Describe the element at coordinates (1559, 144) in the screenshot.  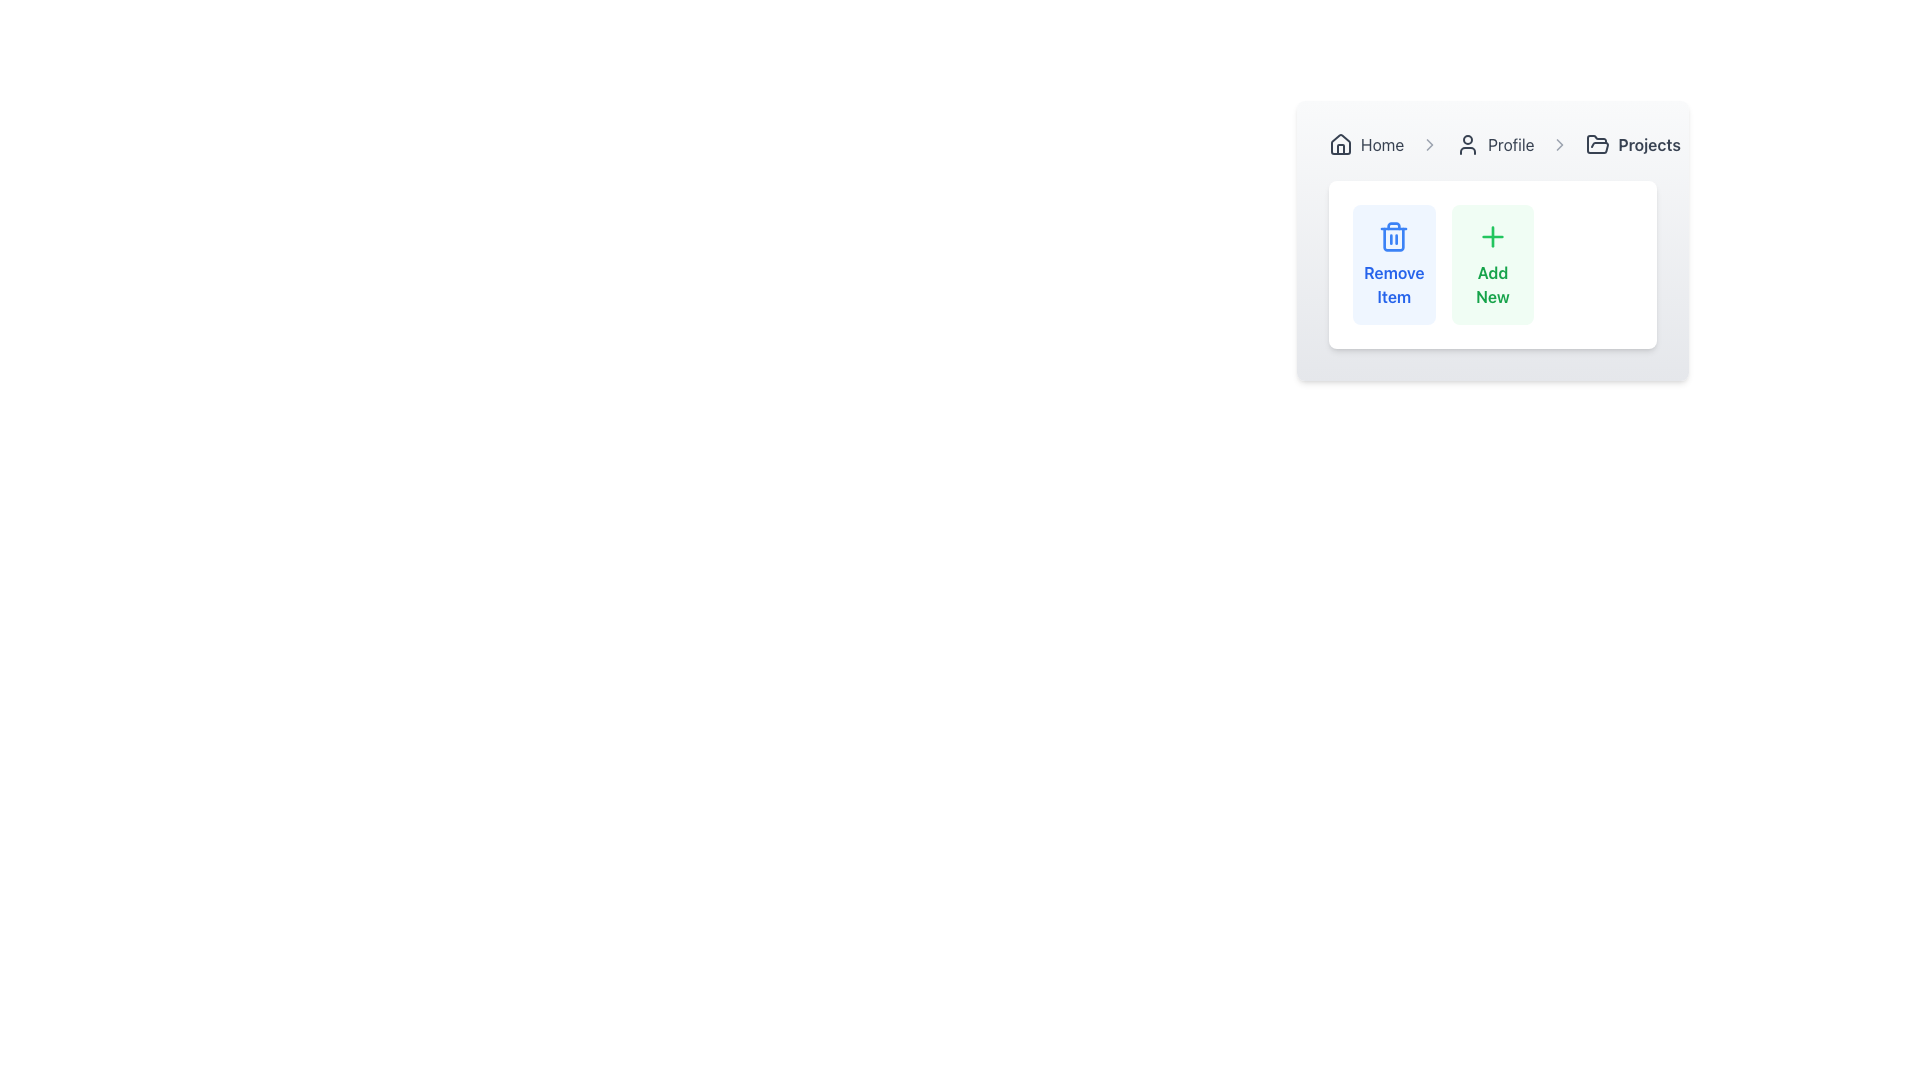
I see `the right-facing chevron icon in the breadcrumb navigation that separates 'Profile' and 'Projects'` at that location.